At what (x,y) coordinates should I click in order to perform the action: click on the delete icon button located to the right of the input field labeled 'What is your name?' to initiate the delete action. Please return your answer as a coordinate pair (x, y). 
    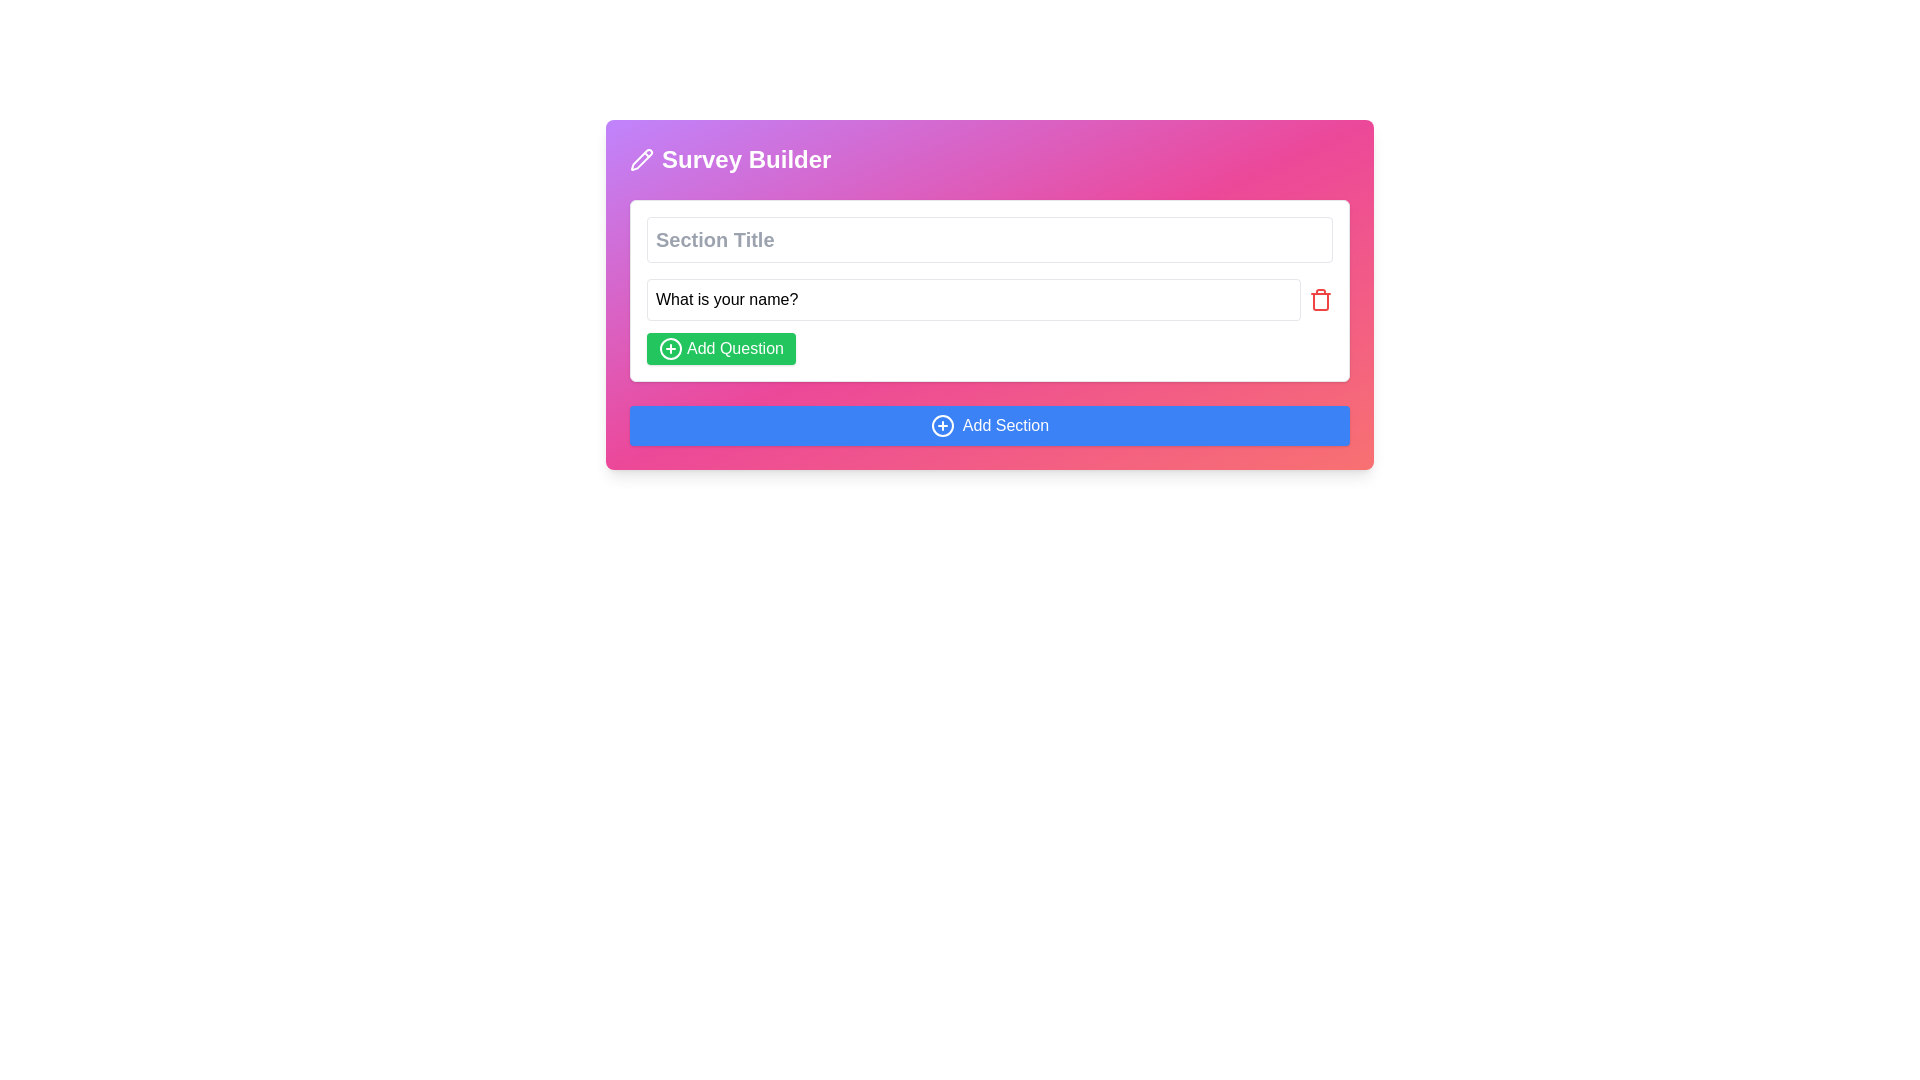
    Looking at the image, I should click on (1320, 299).